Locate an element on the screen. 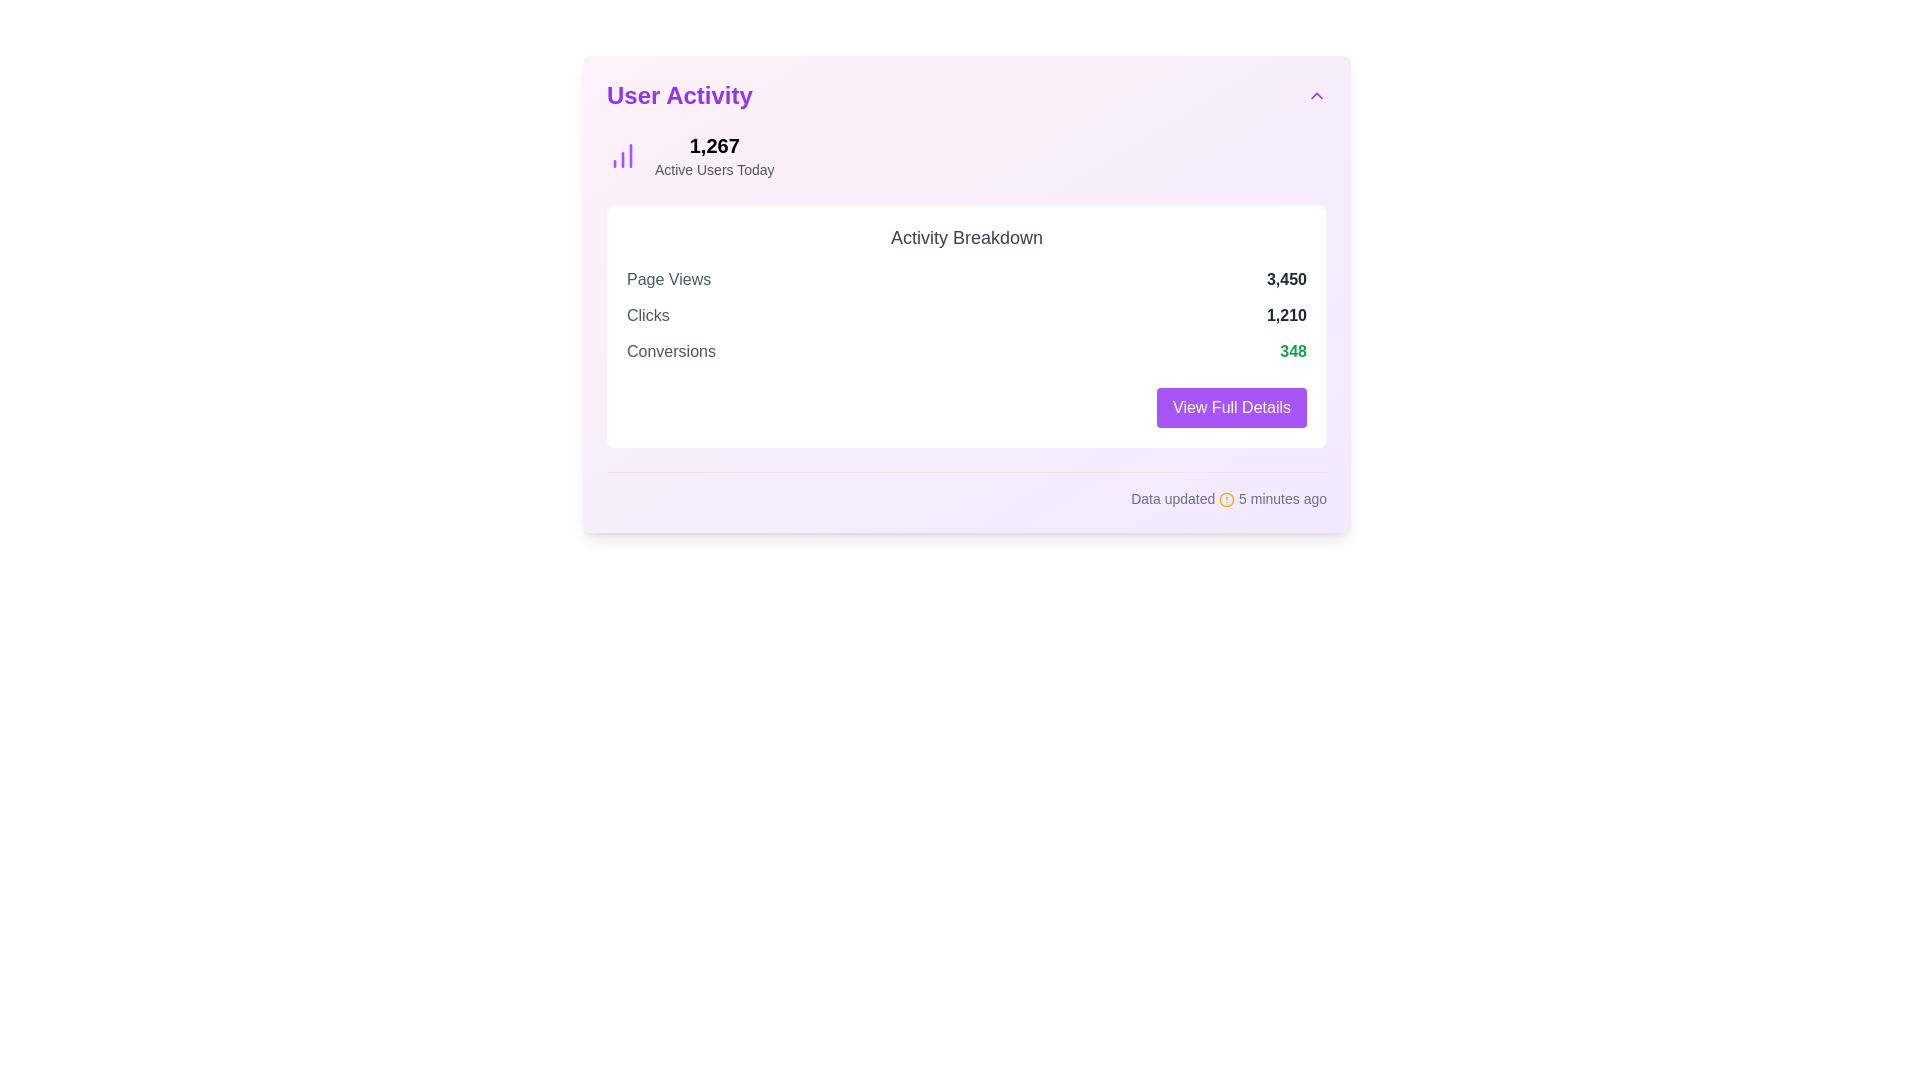  the Icon (SVG) that visually represents user activity data, located to the left of the '1,267 Active Users Today' text in the top-left area of the 'User Activity' card is located at coordinates (622, 154).